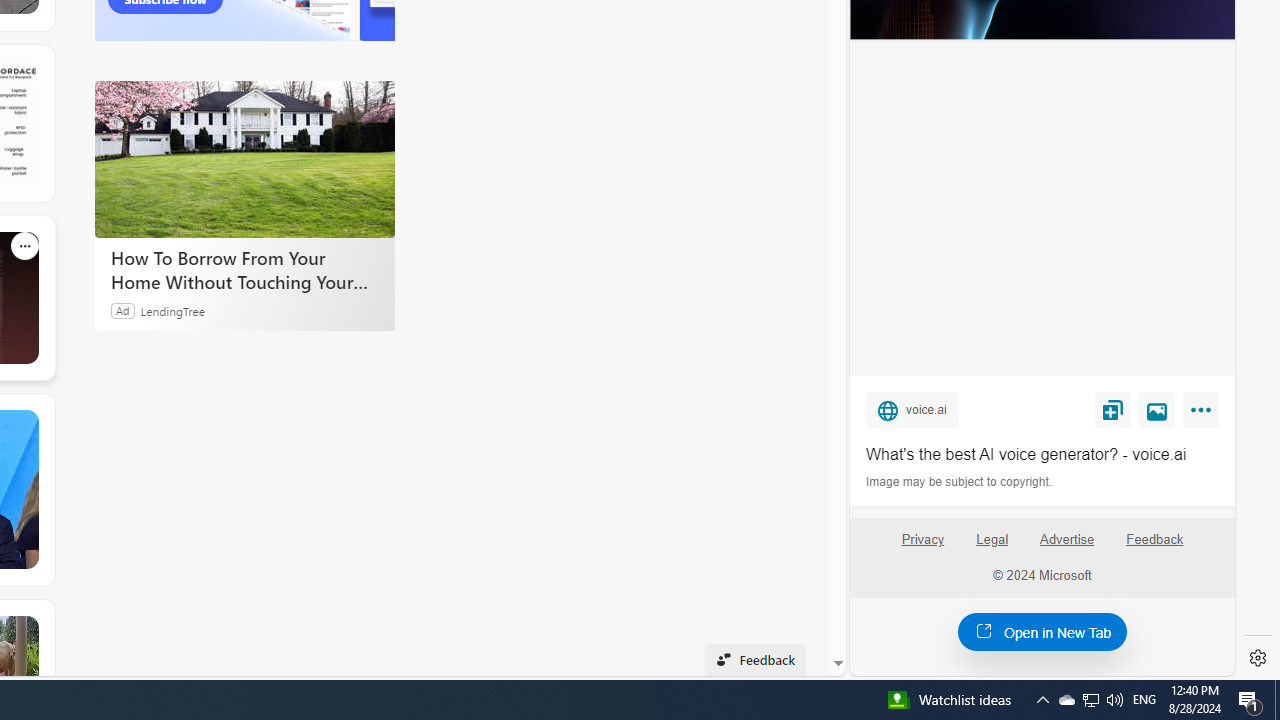 This screenshot has height=720, width=1280. What do you see at coordinates (1157, 408) in the screenshot?
I see `'View image'` at bounding box center [1157, 408].